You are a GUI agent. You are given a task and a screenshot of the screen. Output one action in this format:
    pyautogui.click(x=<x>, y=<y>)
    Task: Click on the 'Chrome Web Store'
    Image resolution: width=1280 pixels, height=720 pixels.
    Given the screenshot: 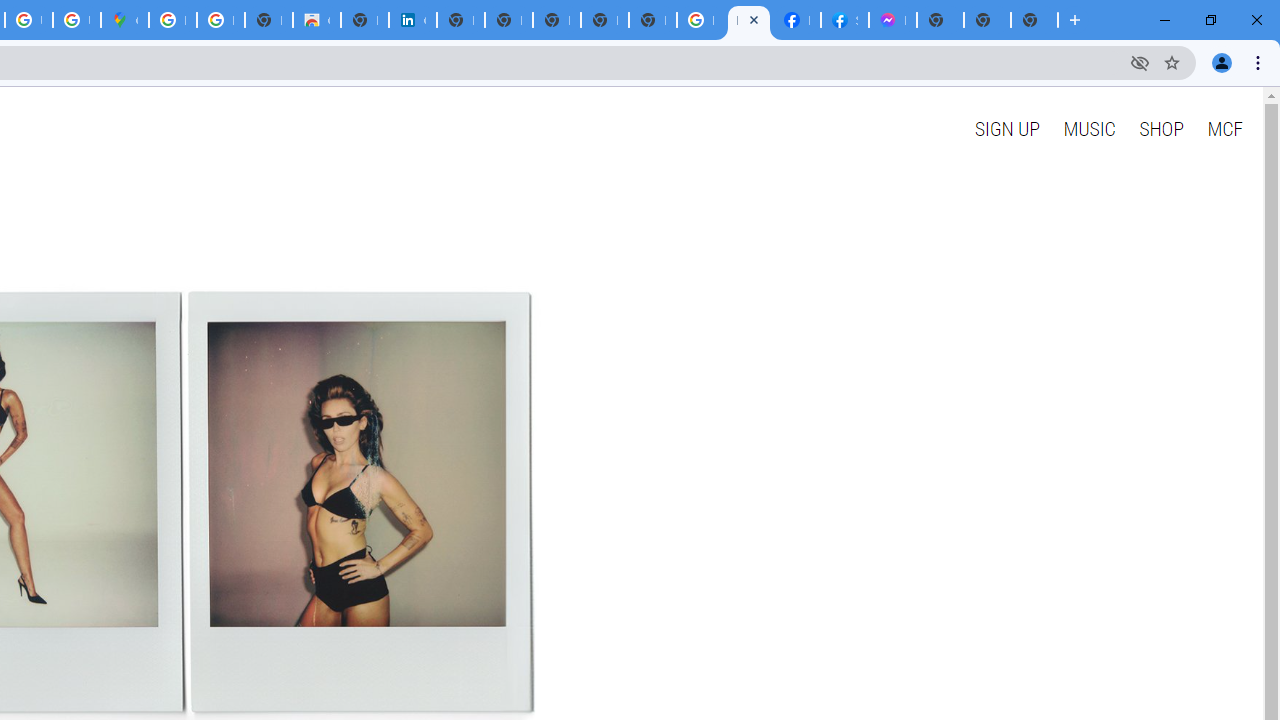 What is the action you would take?
    pyautogui.click(x=315, y=20)
    